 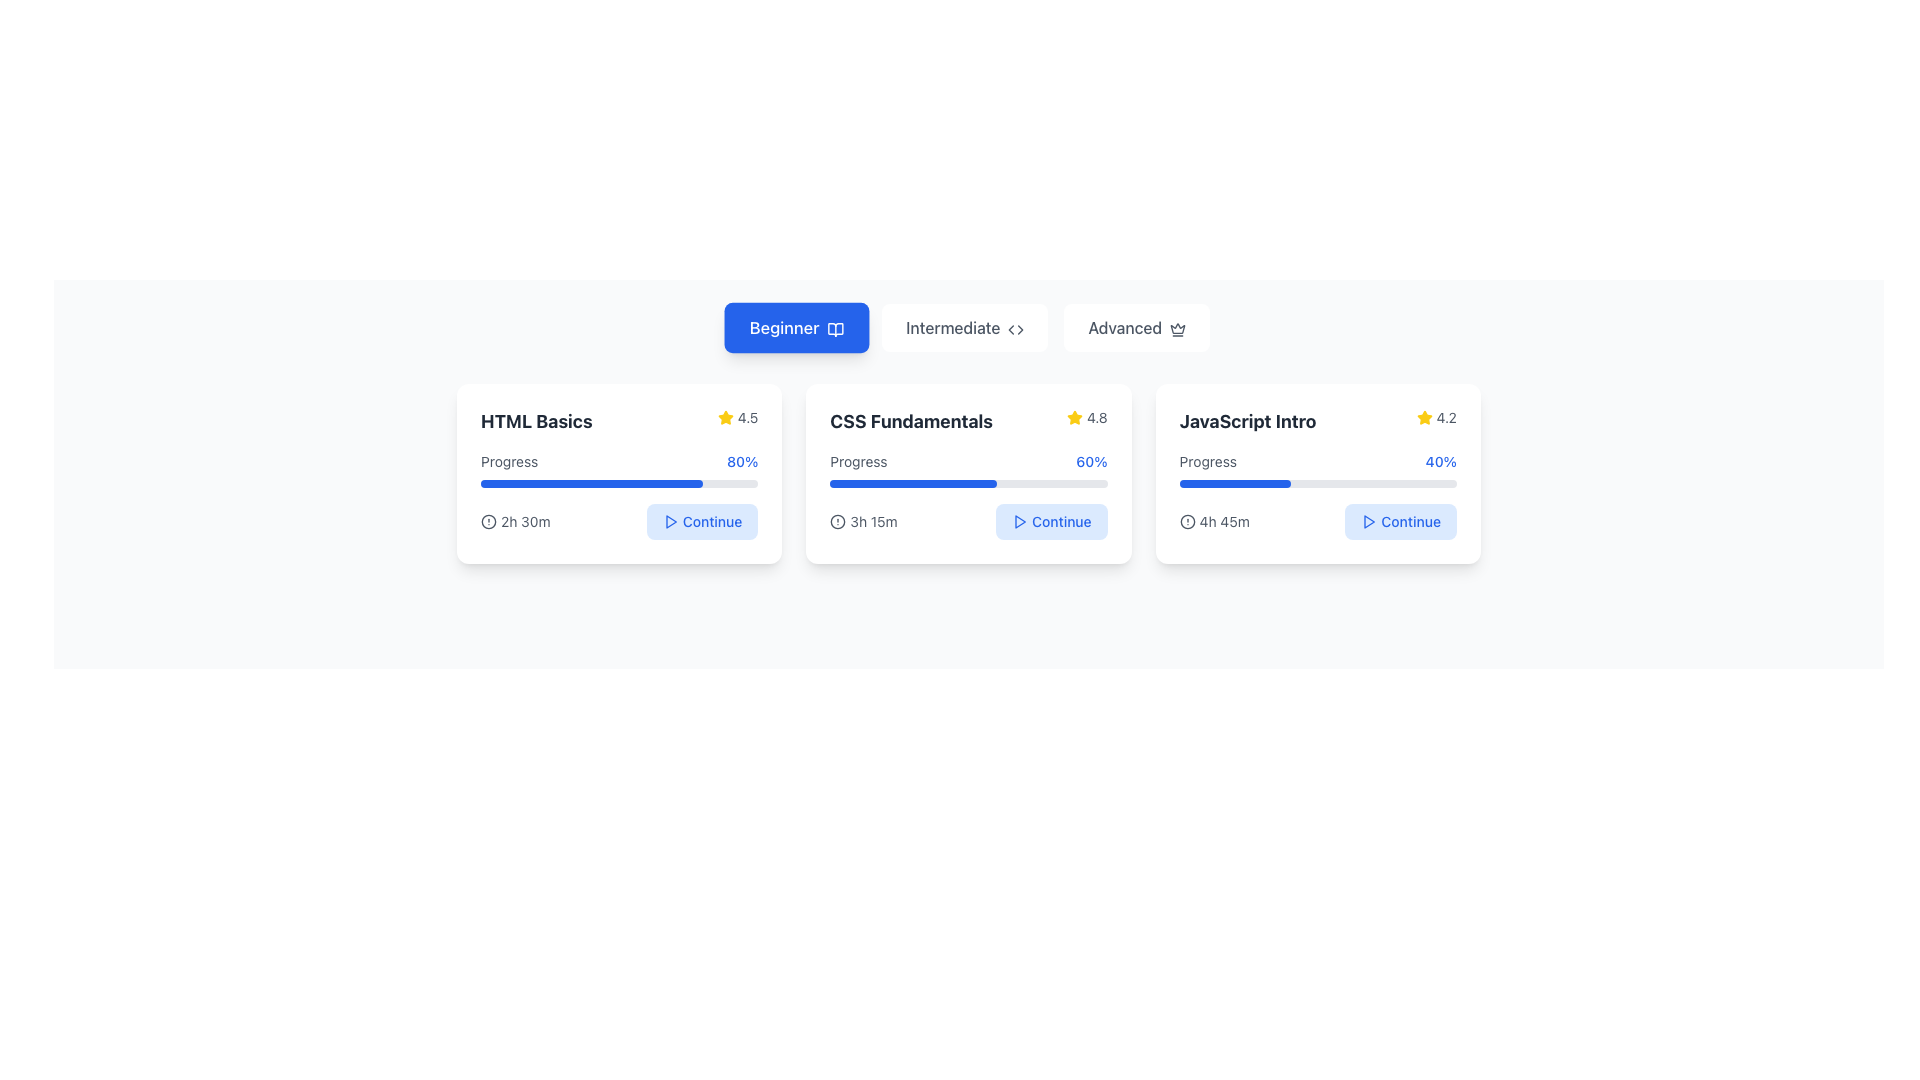 I want to click on text label that provides context for the progress bar and percentage indicator located in the second card from the left, positioned centrally near the top, above the progress bar and to the left of the percentage indicator ('60%'), so click(x=859, y=462).